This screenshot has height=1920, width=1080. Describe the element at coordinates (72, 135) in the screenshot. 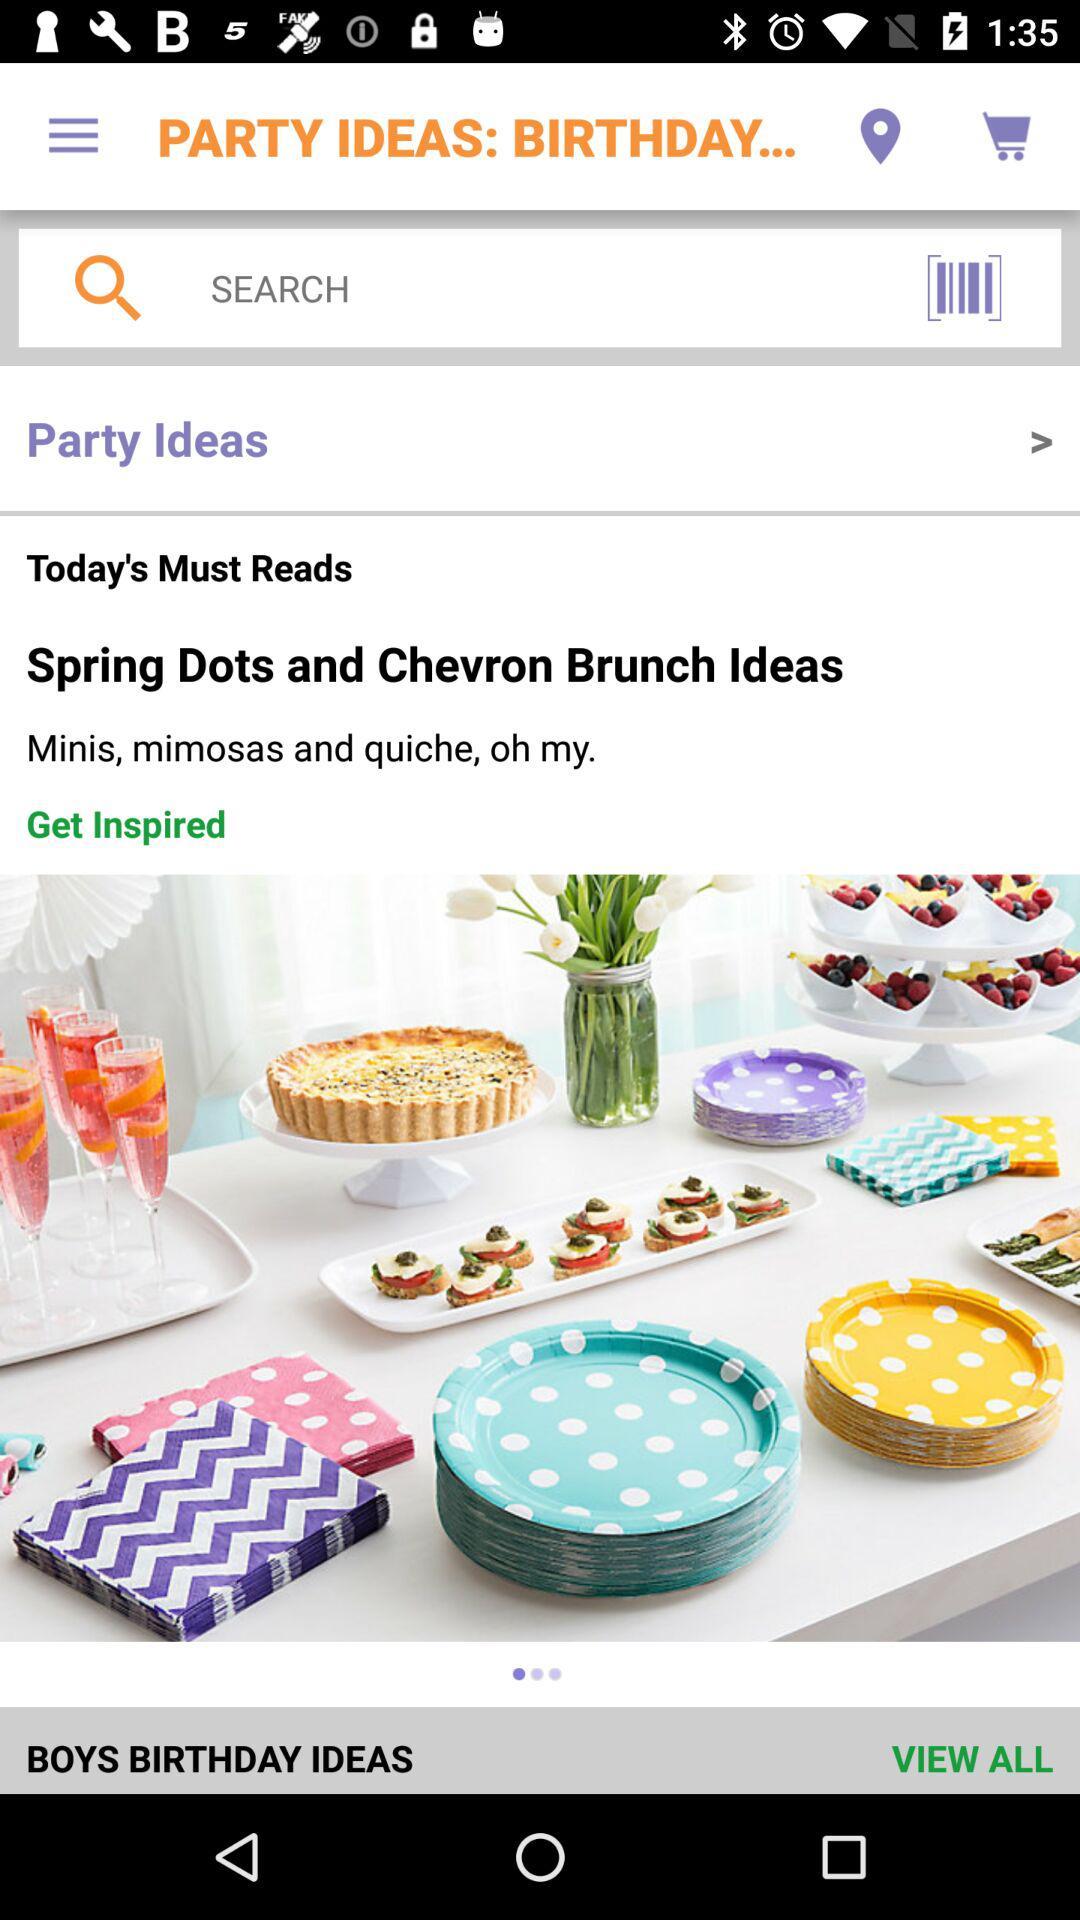

I see `the item to the left of the party ideas birthday item` at that location.